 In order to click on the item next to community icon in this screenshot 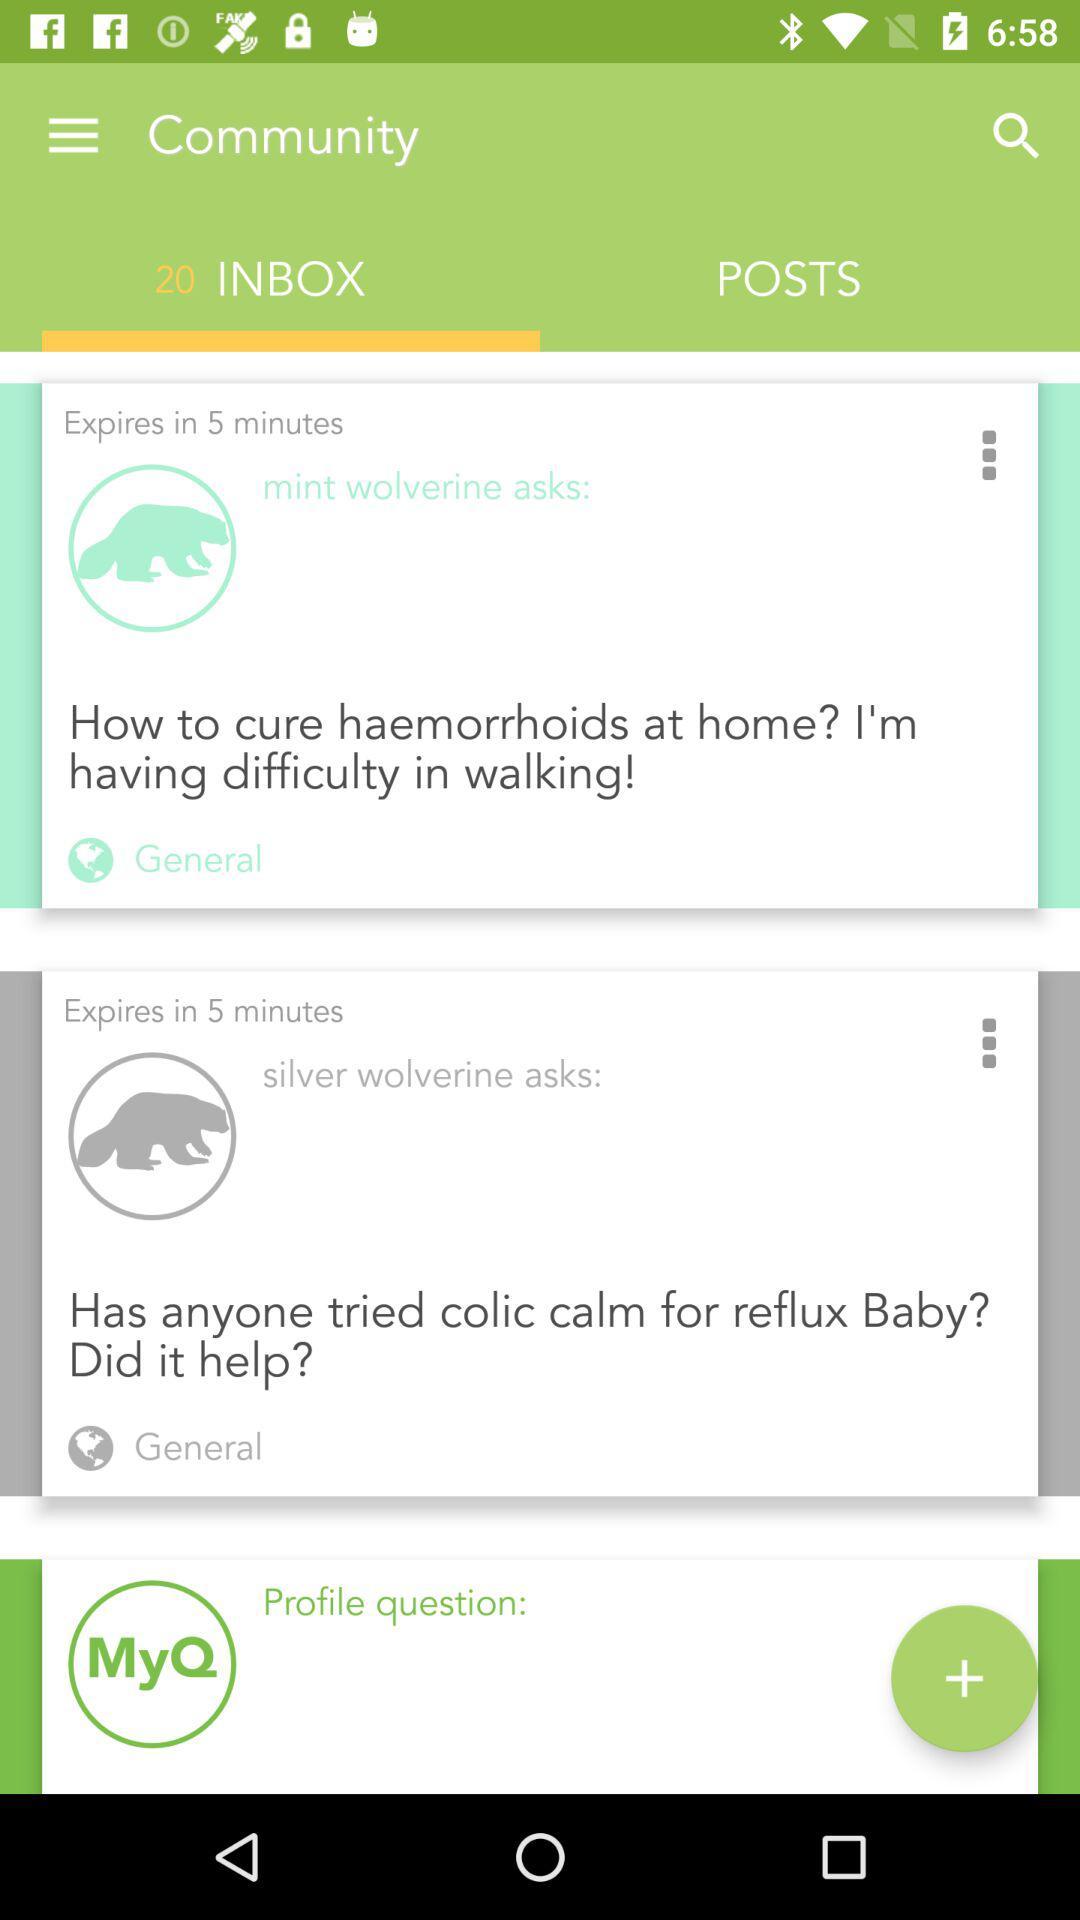, I will do `click(72, 135)`.